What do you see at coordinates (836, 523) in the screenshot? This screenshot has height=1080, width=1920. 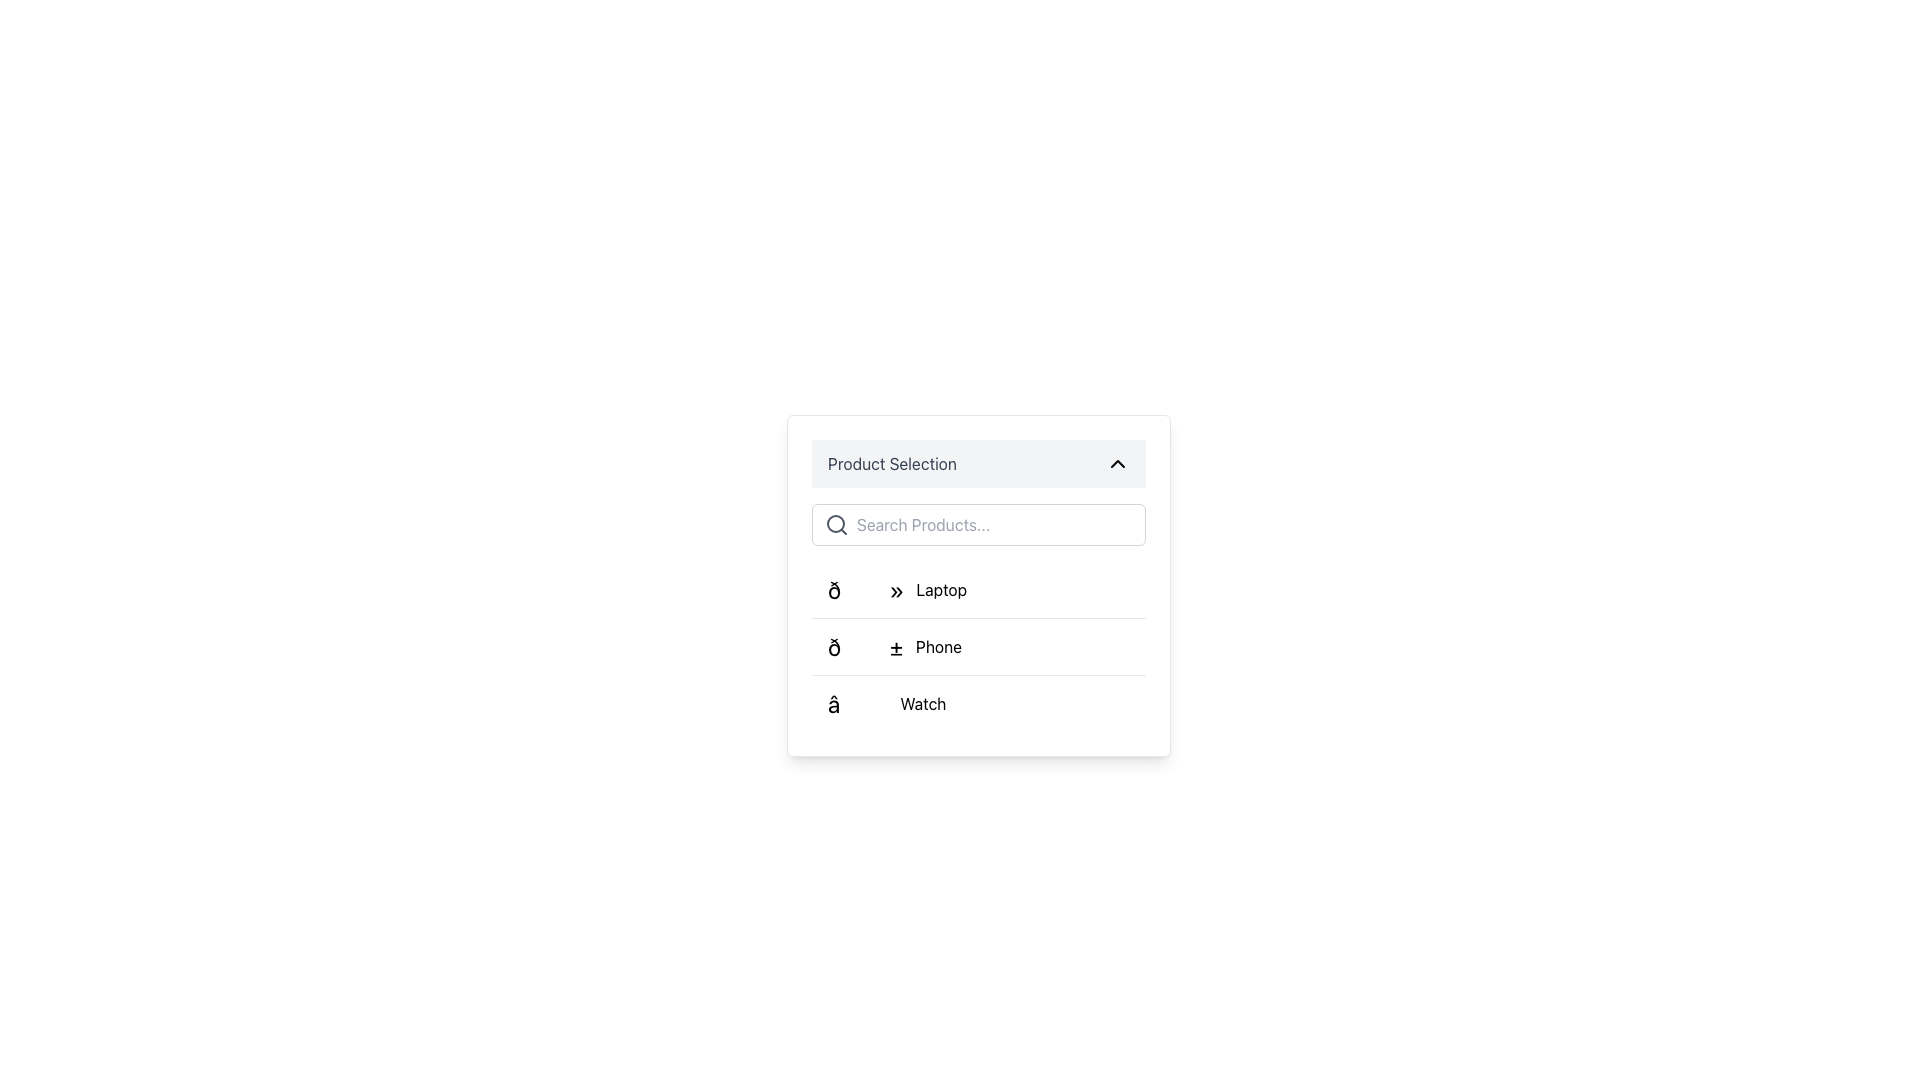 I see `the search icon located to the immediate left of the text input field with the placeholder 'Search Products...' in the dropdown section labeled 'Product Selection'` at bounding box center [836, 523].